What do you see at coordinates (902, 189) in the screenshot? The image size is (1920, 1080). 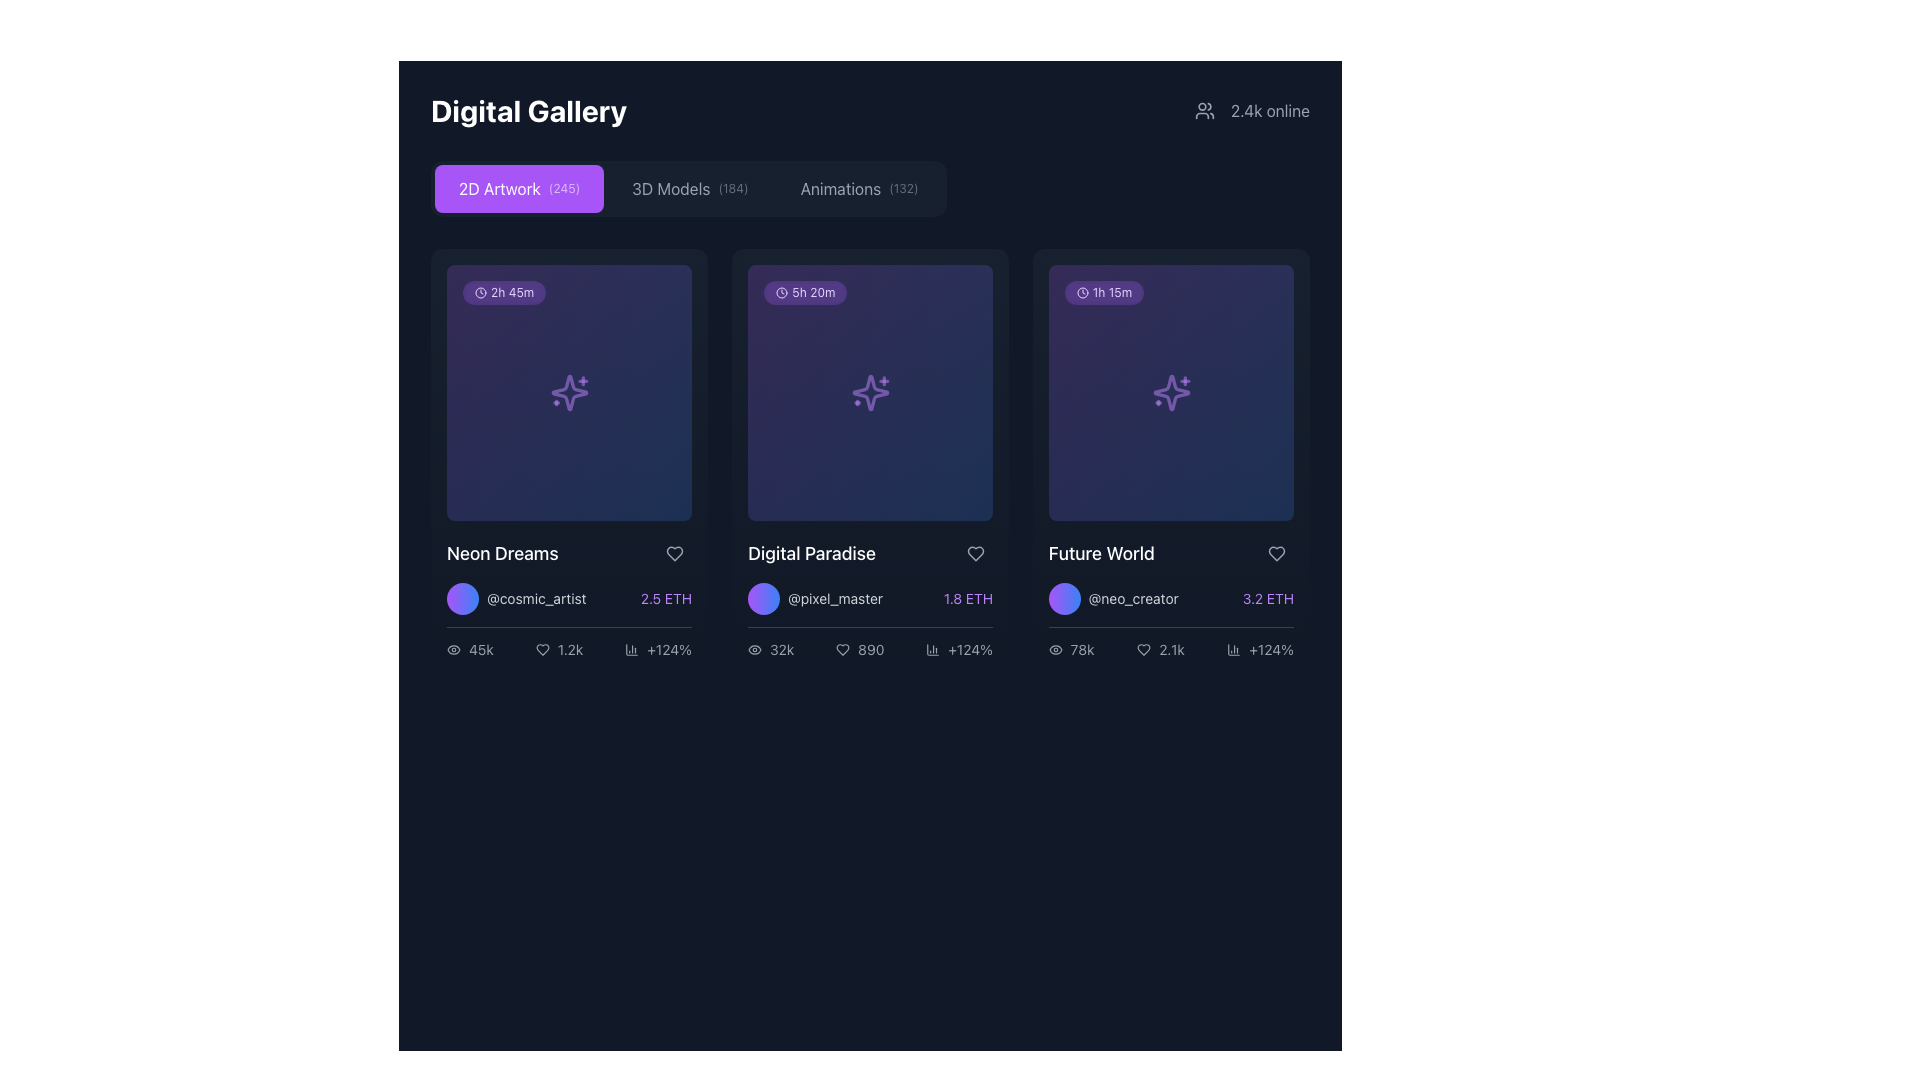 I see `count displayed on the label showing '(132)', which is located to the right of the word 'Animations' in the dark-themed navigation header` at bounding box center [902, 189].